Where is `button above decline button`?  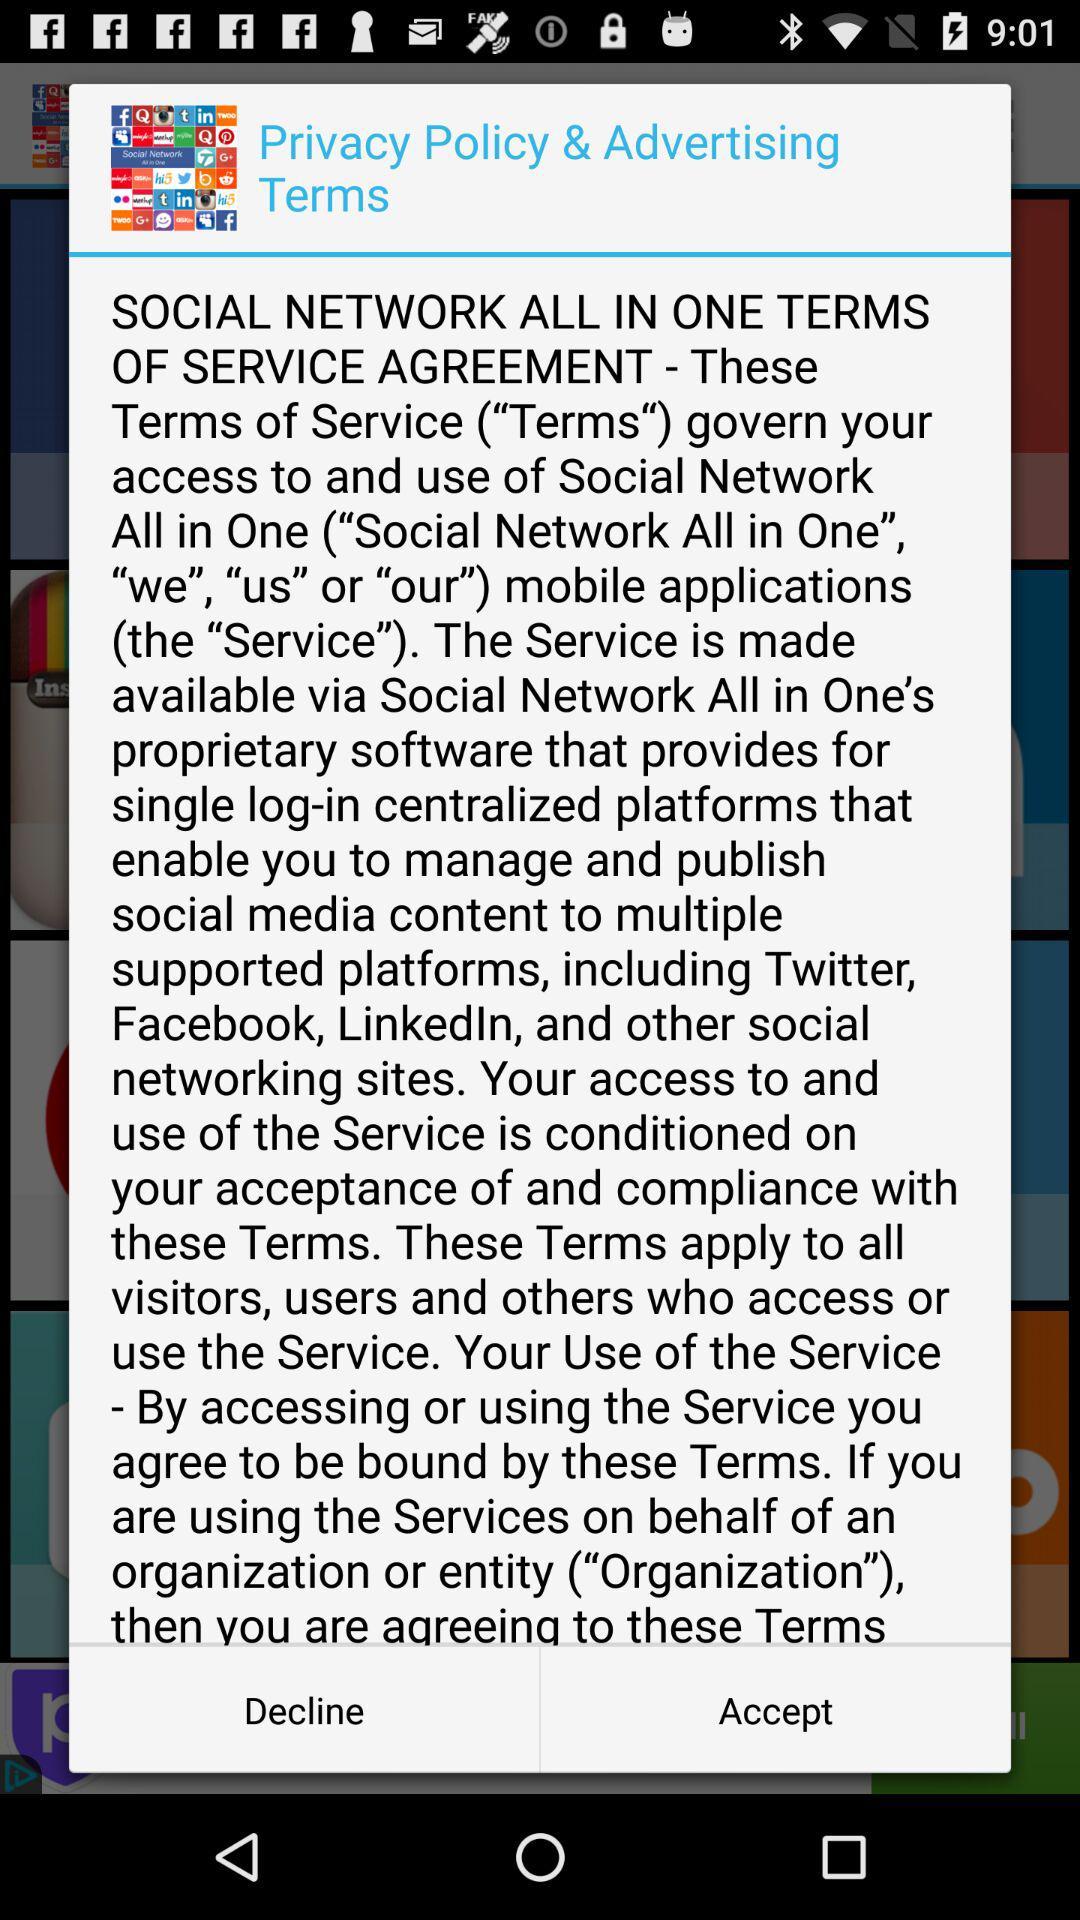 button above decline button is located at coordinates (540, 950).